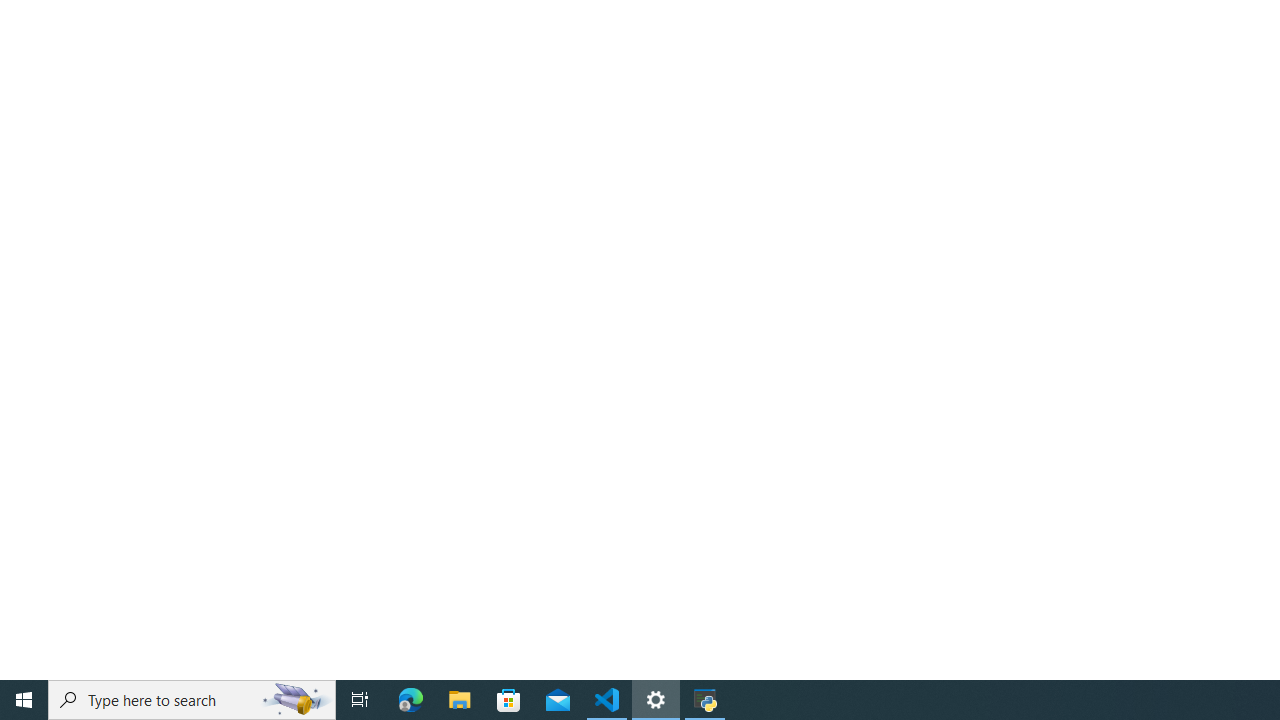 This screenshot has height=720, width=1280. I want to click on 'File Explorer', so click(459, 698).